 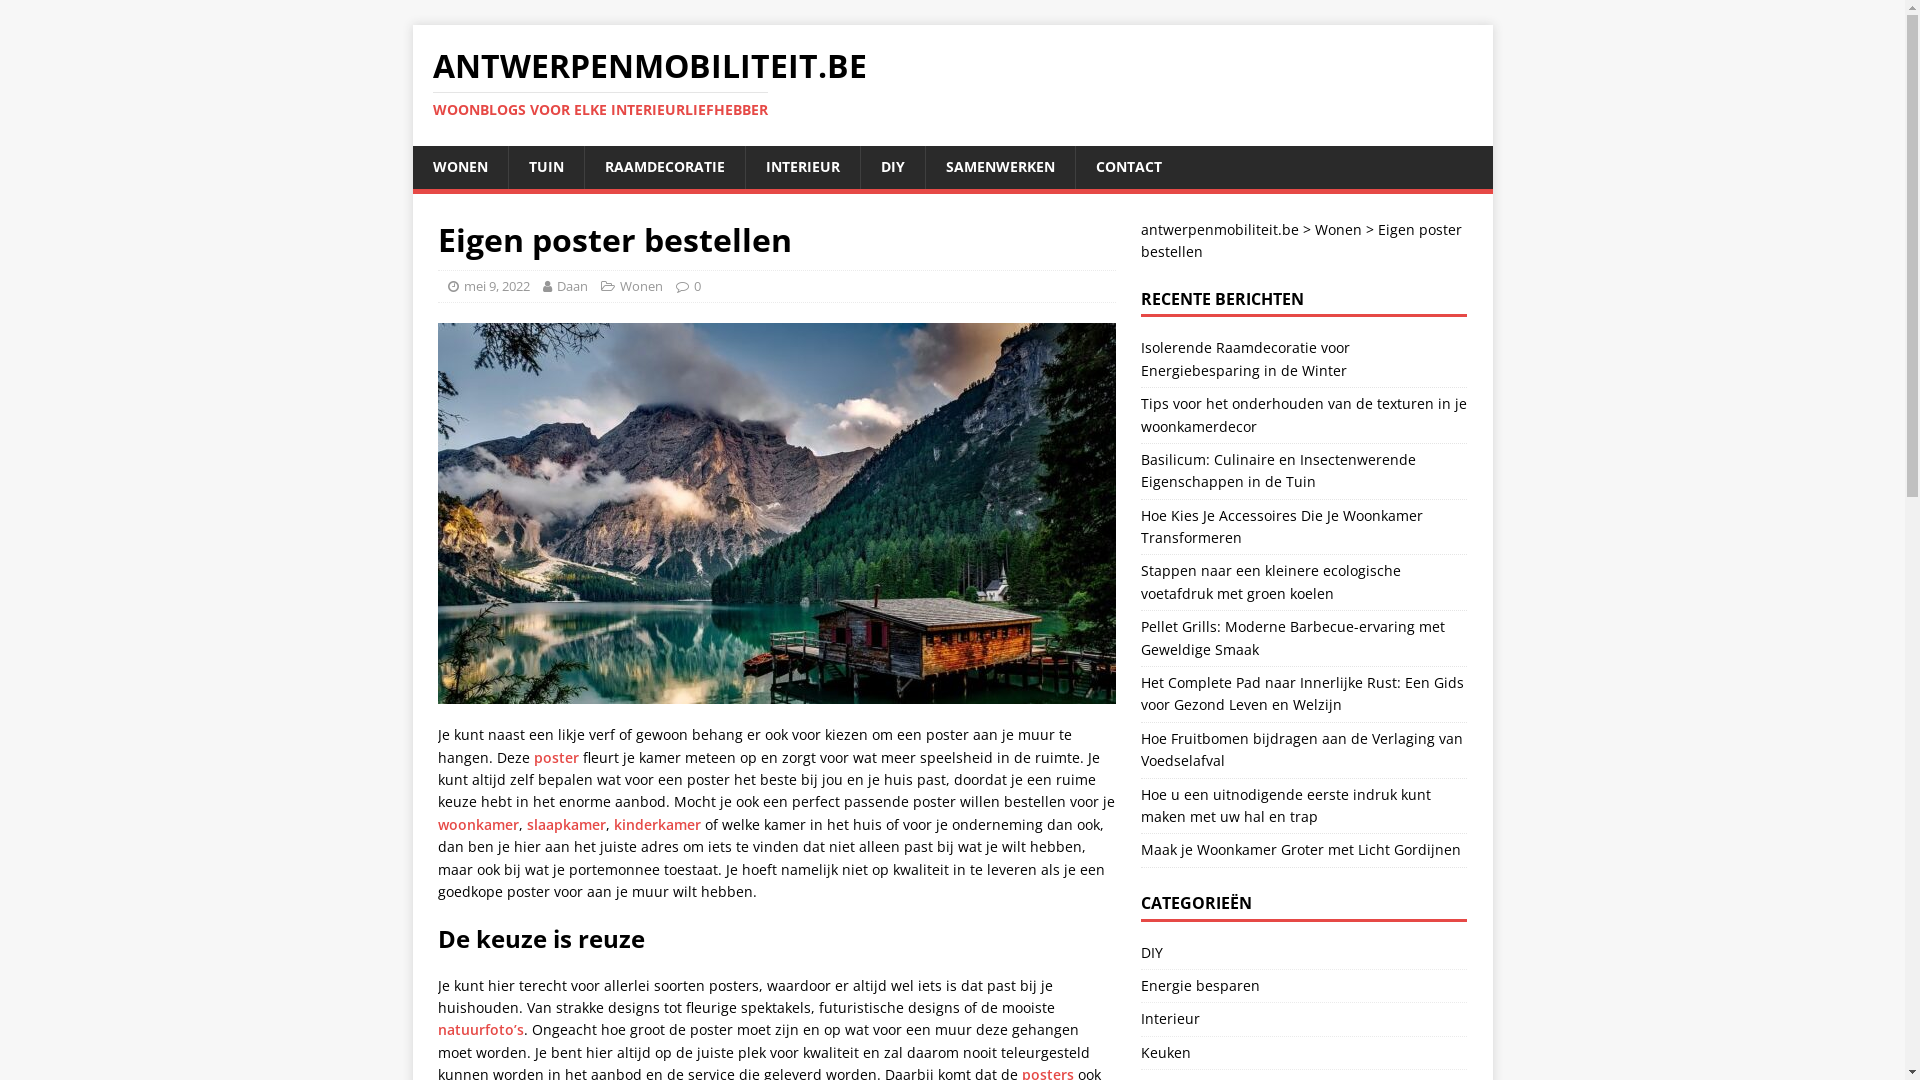 What do you see at coordinates (508, 165) in the screenshot?
I see `'TUIN'` at bounding box center [508, 165].